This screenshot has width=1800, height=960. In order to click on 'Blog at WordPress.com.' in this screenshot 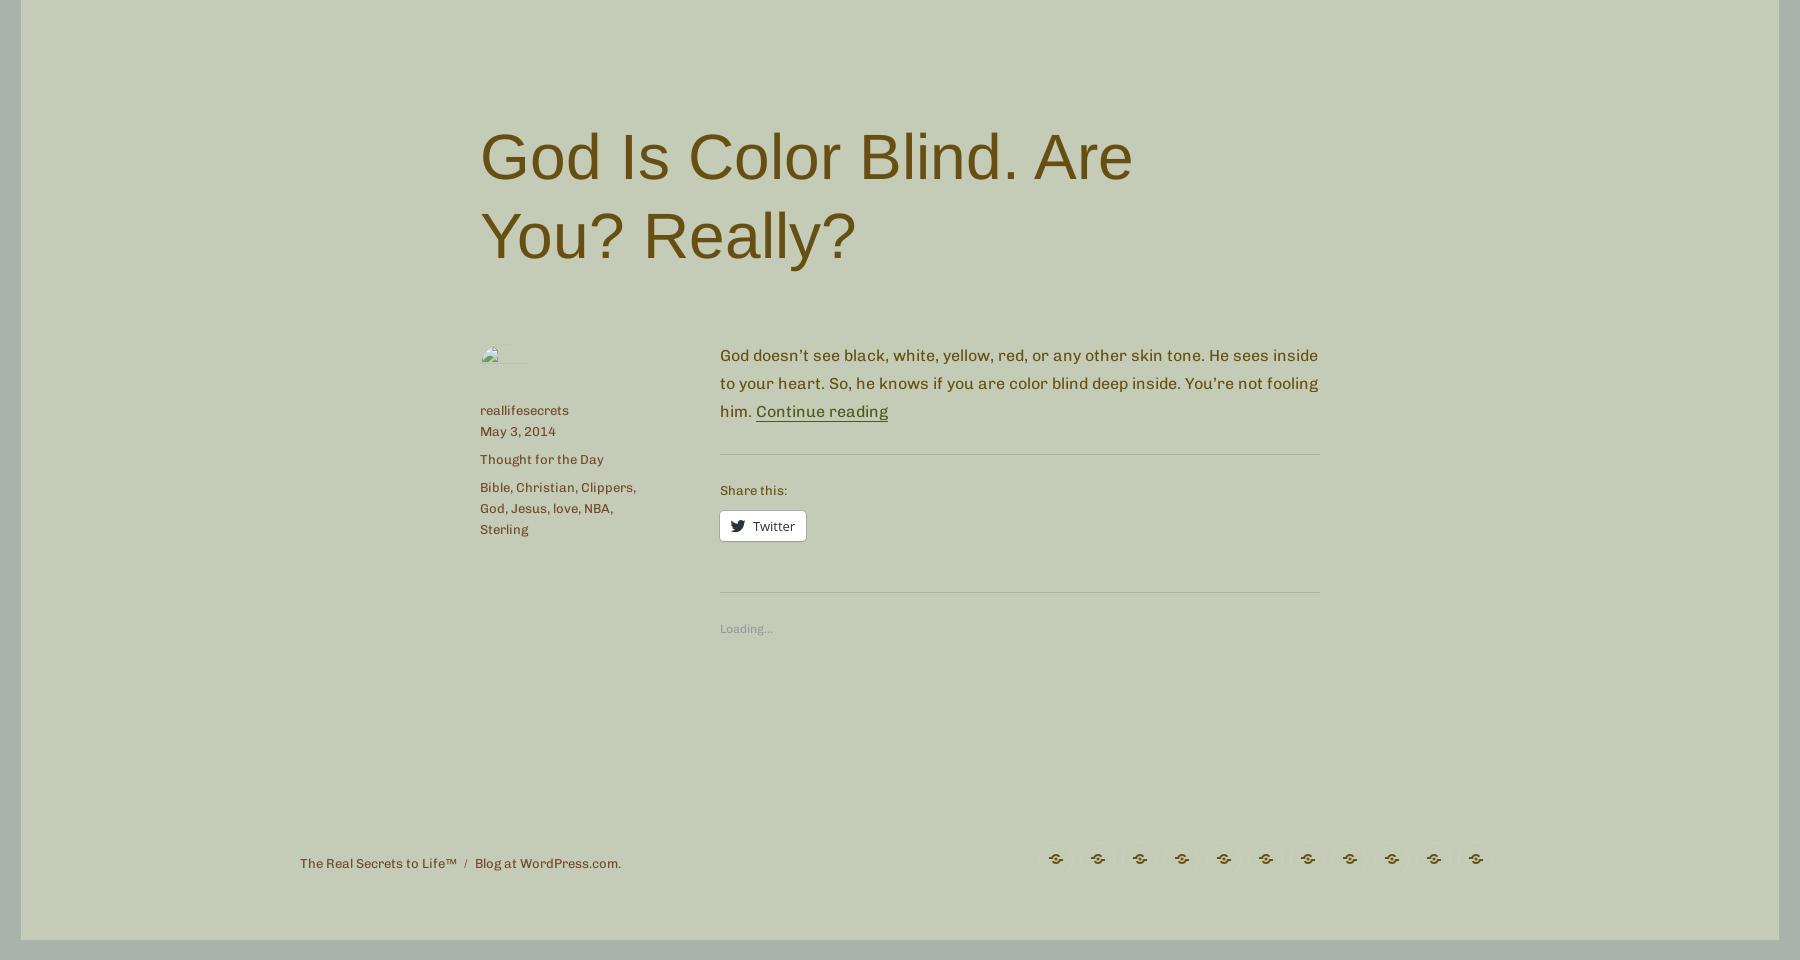, I will do `click(546, 861)`.